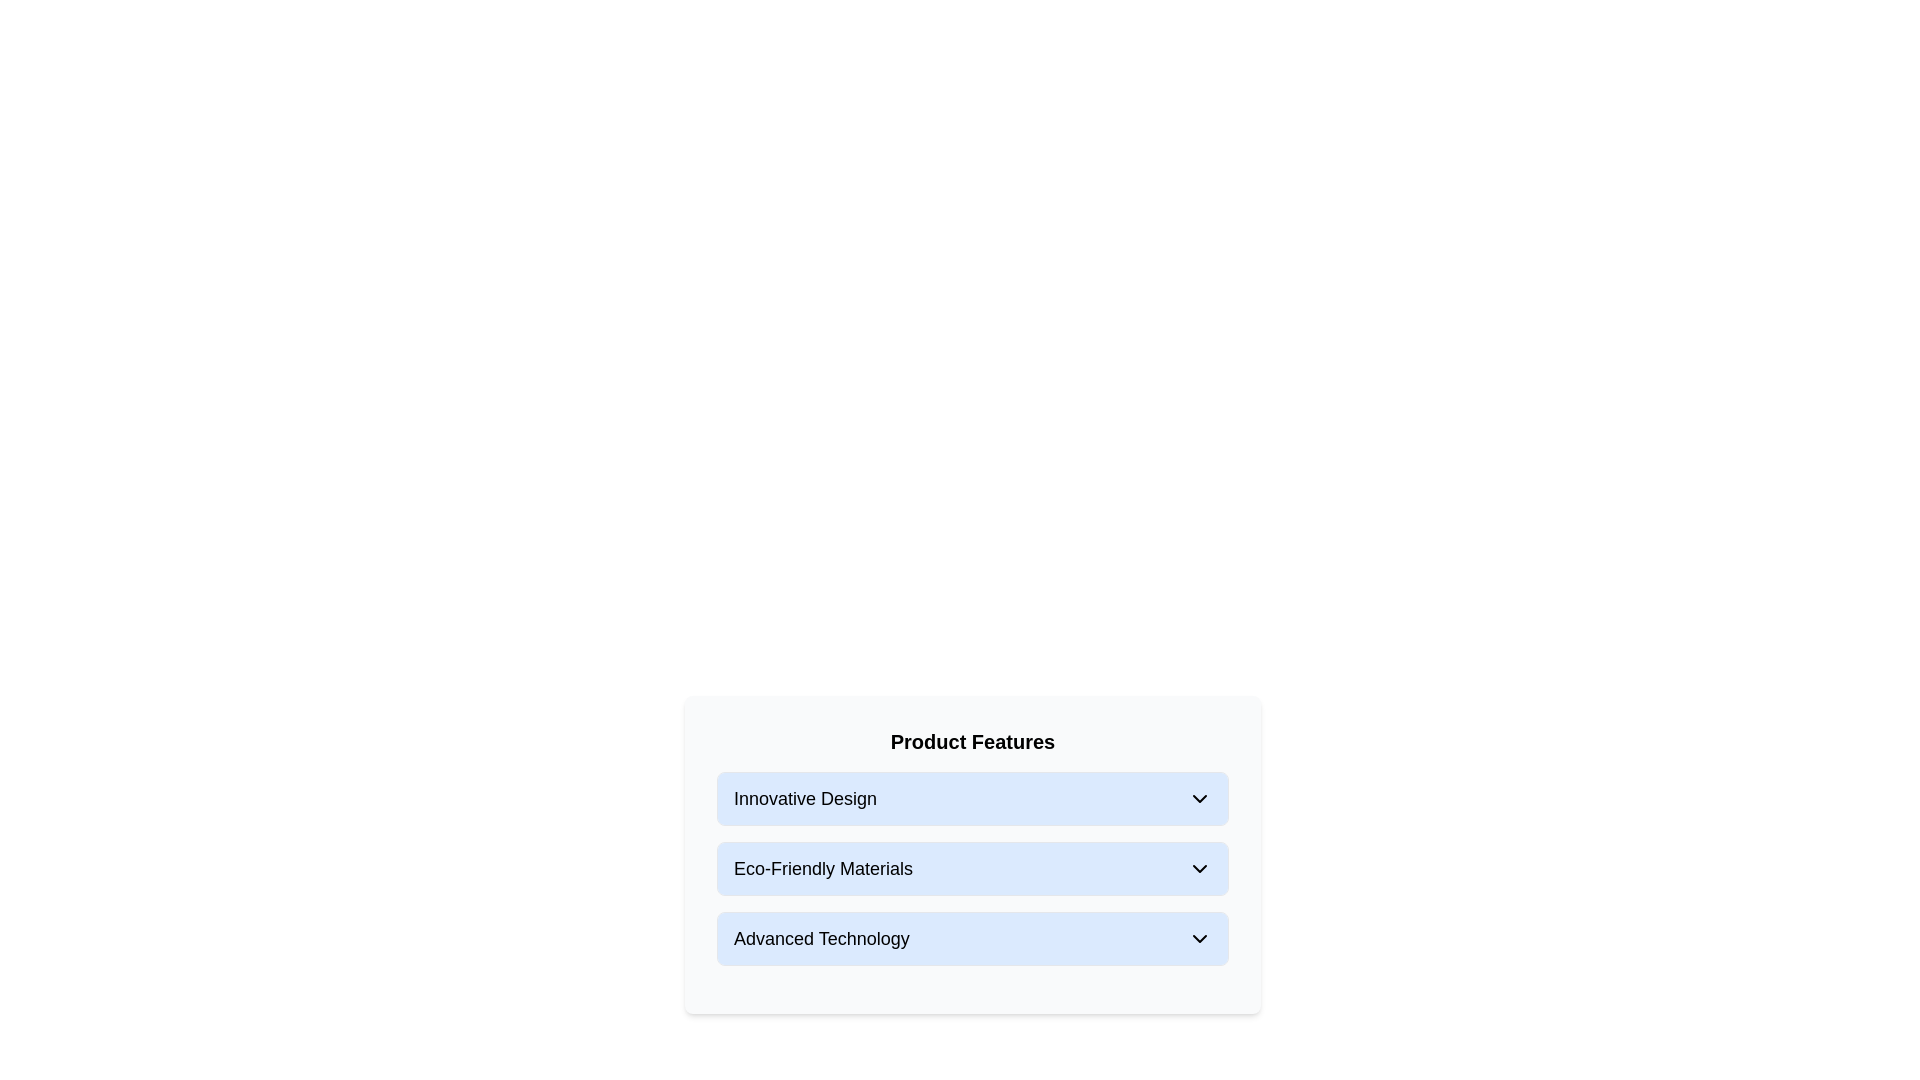  I want to click on the 'Innovative Design' text label, which is styled with a medium font weight and large text size, located on a light blue background within the 'Product Features' section, so click(805, 797).